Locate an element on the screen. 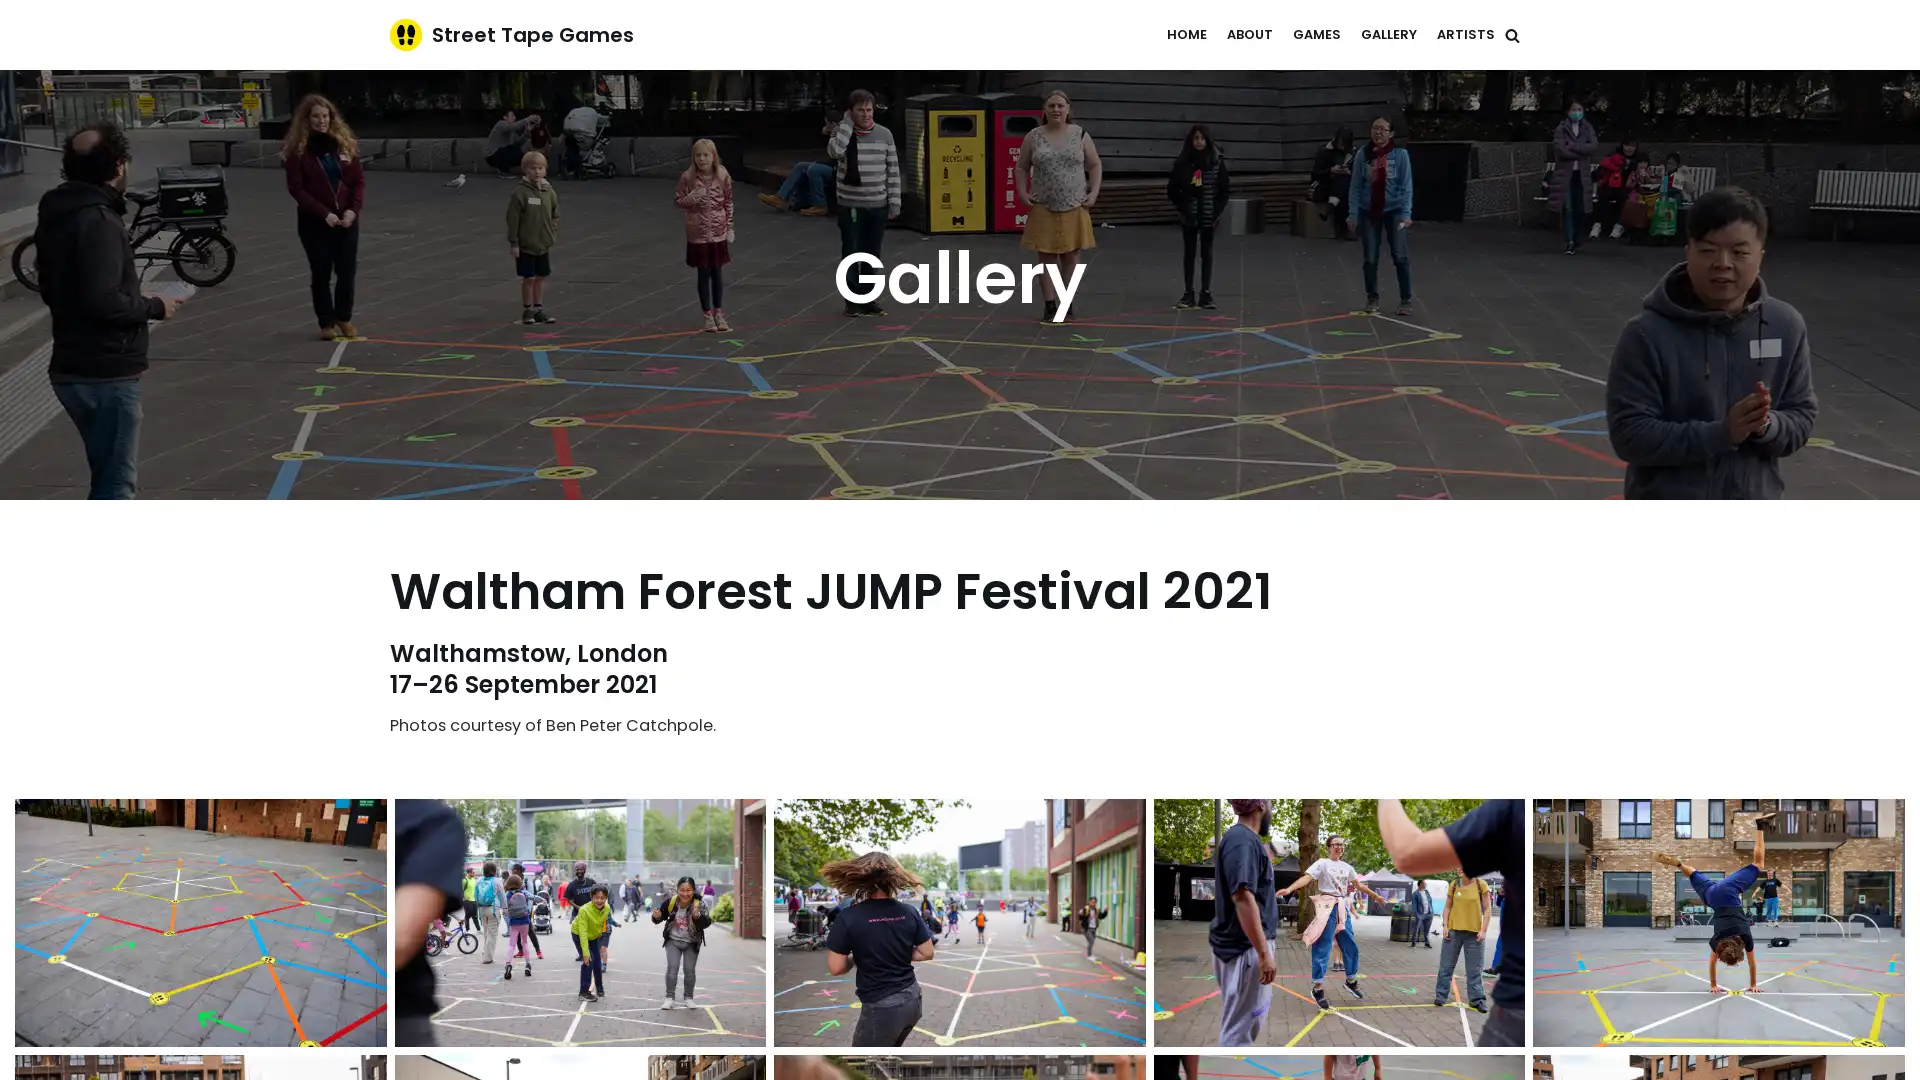  Search is located at coordinates (1512, 35).